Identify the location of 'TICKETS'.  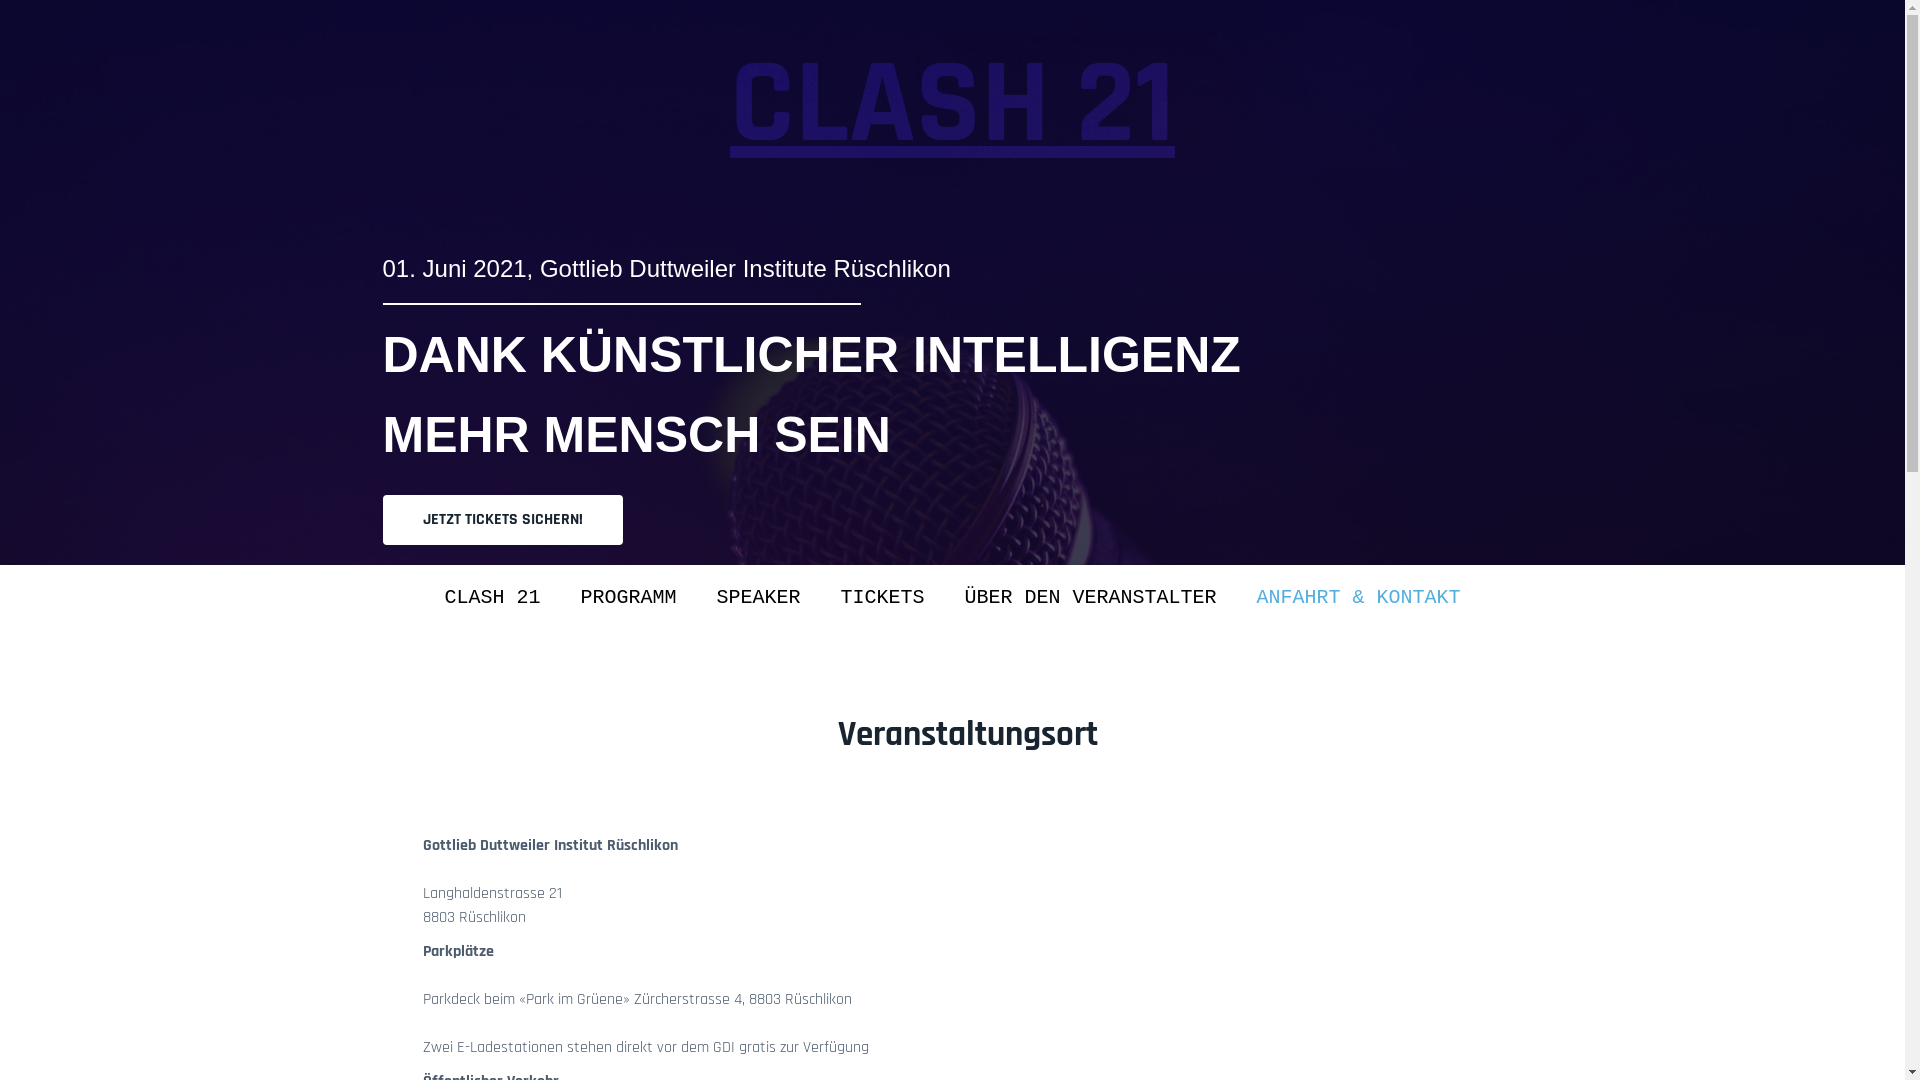
(881, 596).